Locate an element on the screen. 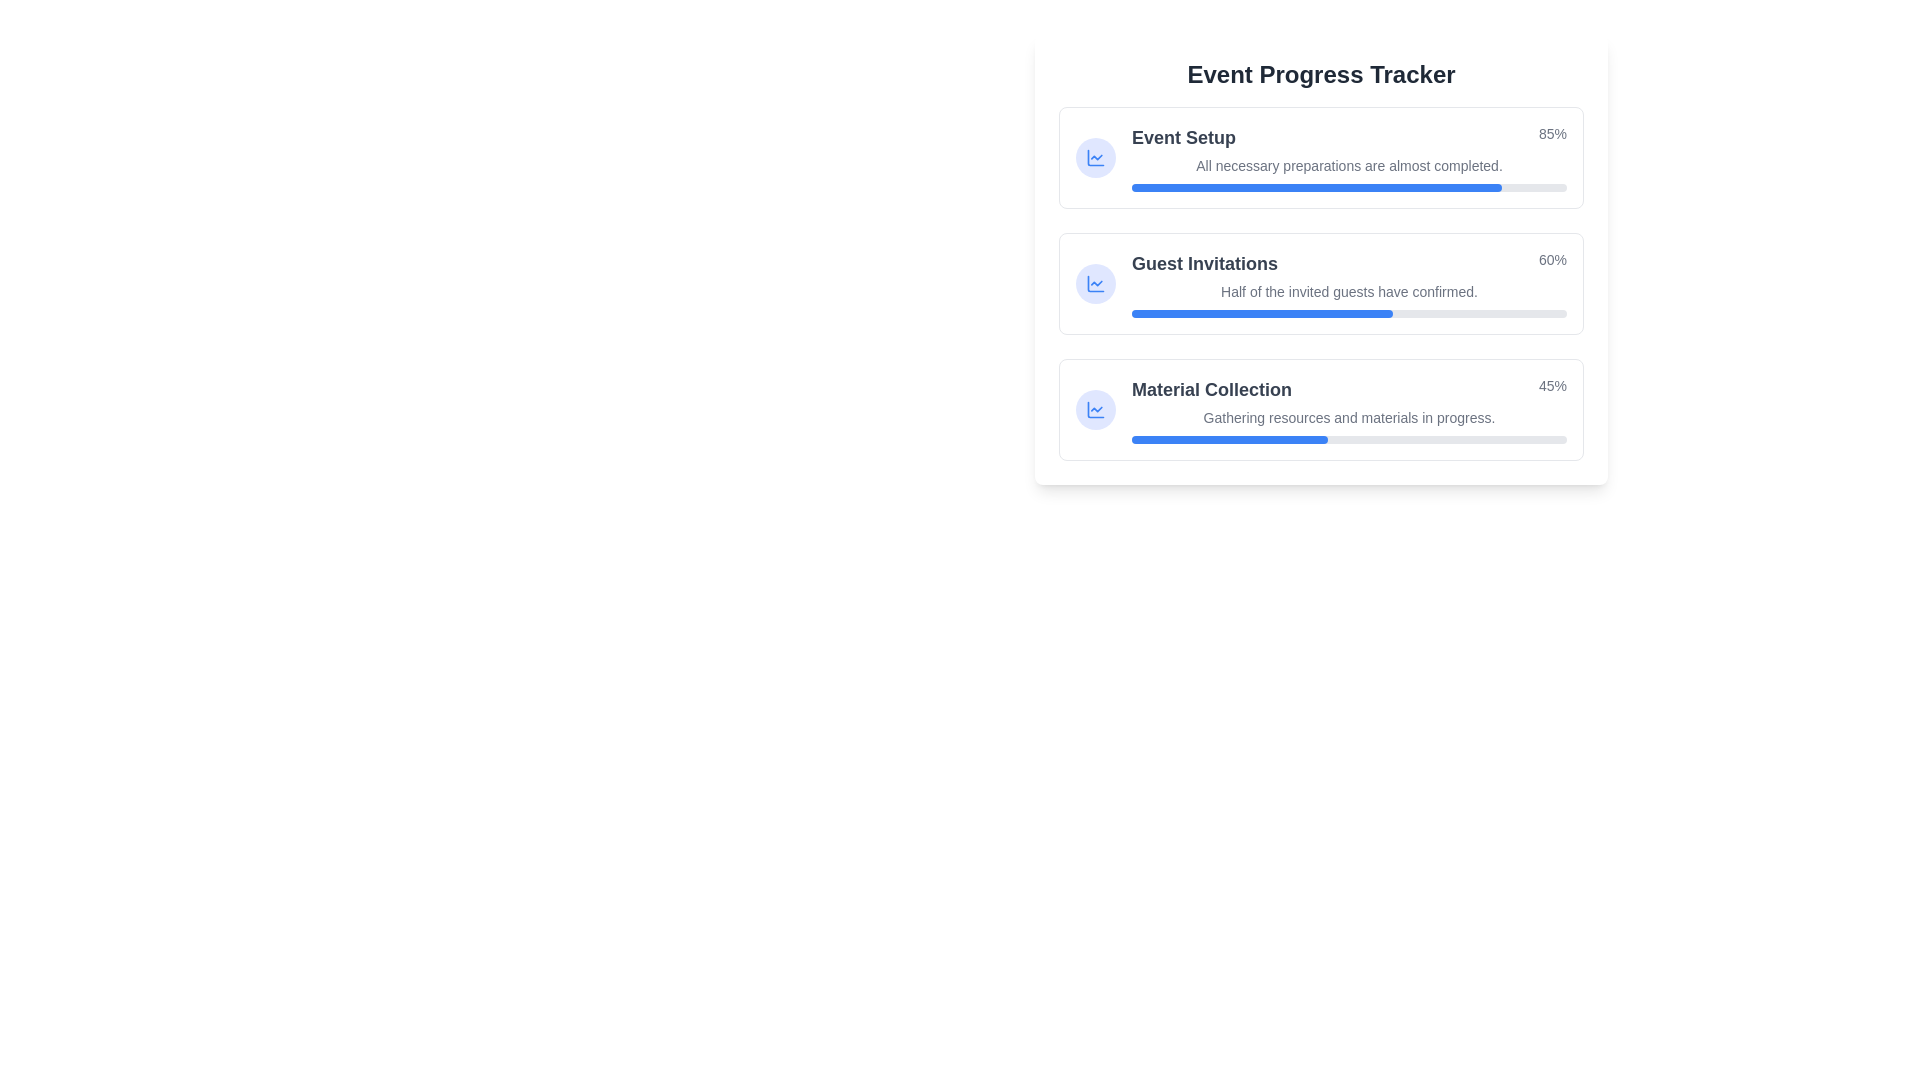 Image resolution: width=1920 pixels, height=1080 pixels. the horizontal blue progress bar with rounded ends located in the 'Event Setup' section, positioned under the event description is located at coordinates (1316, 188).